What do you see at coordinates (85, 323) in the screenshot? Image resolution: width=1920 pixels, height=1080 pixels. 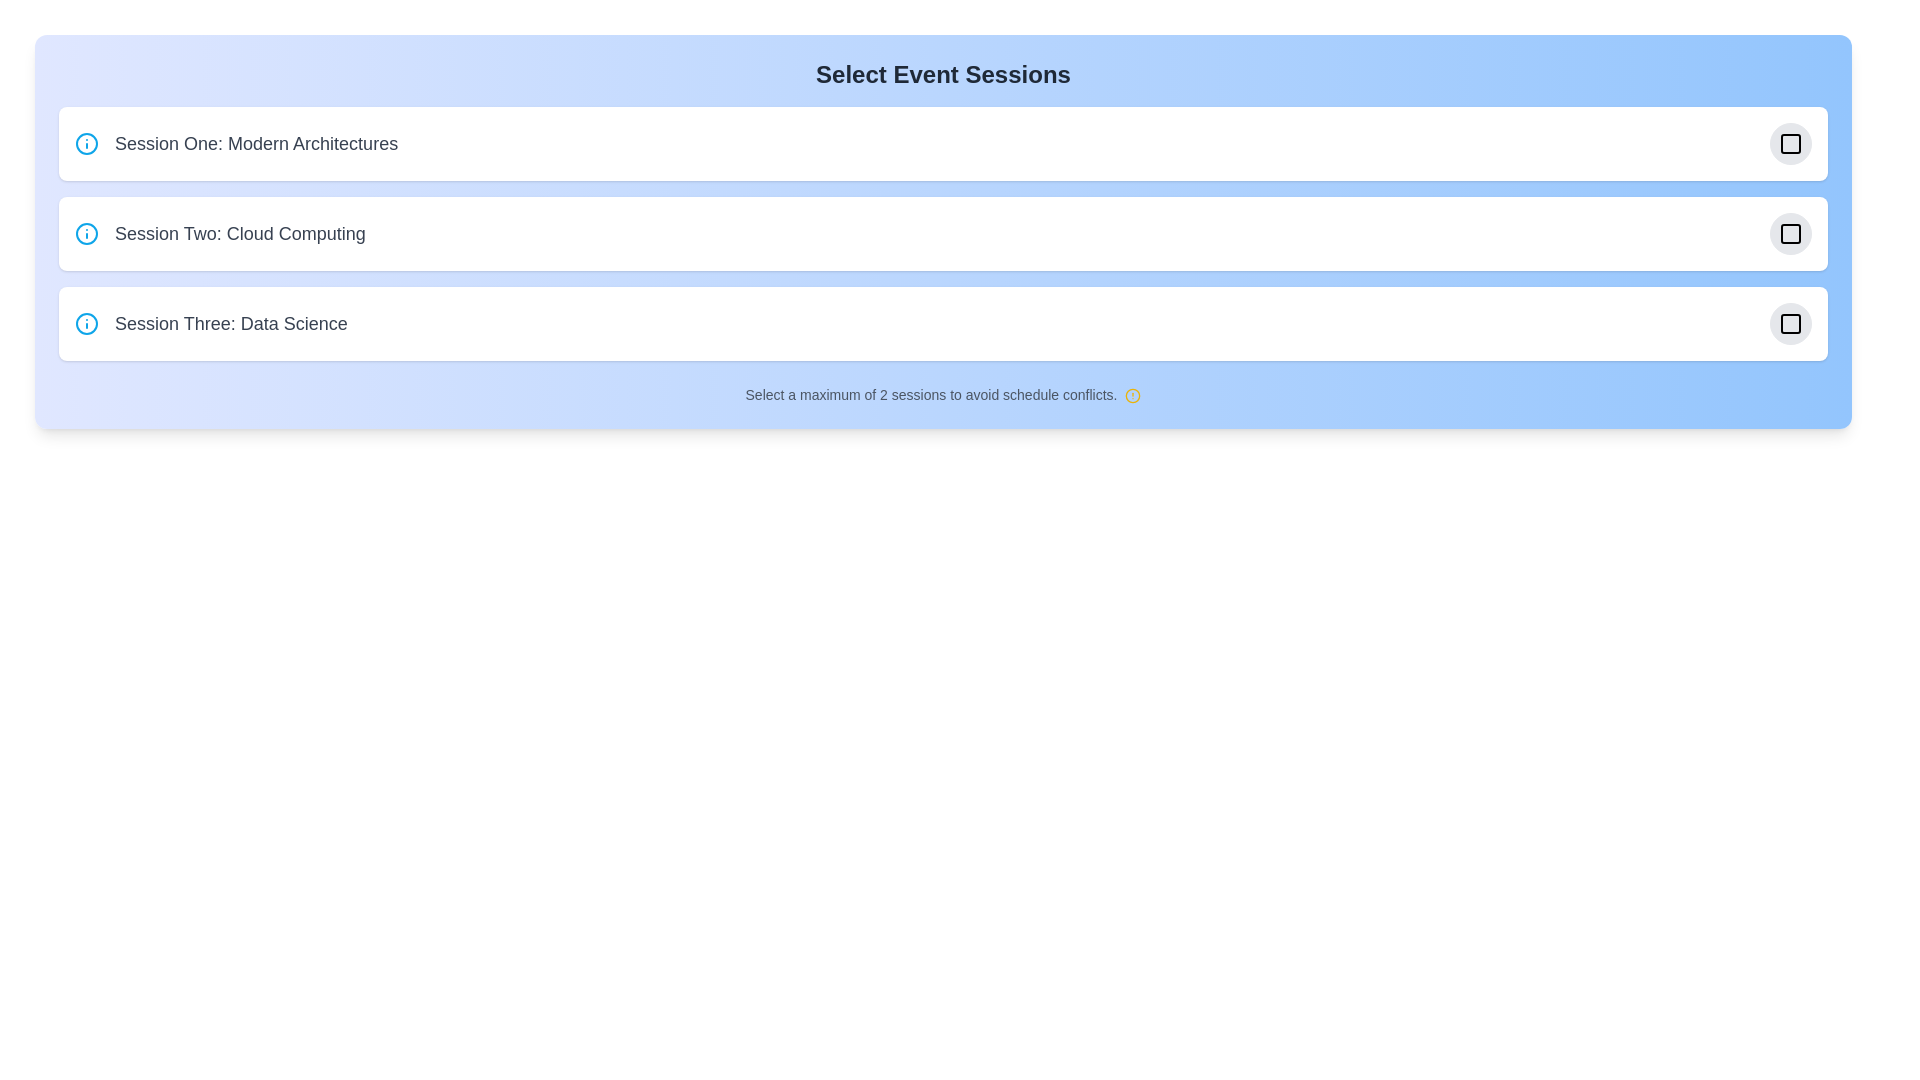 I see `the informational icon for Session Three: Data Science to reveal its tooltip` at bounding box center [85, 323].